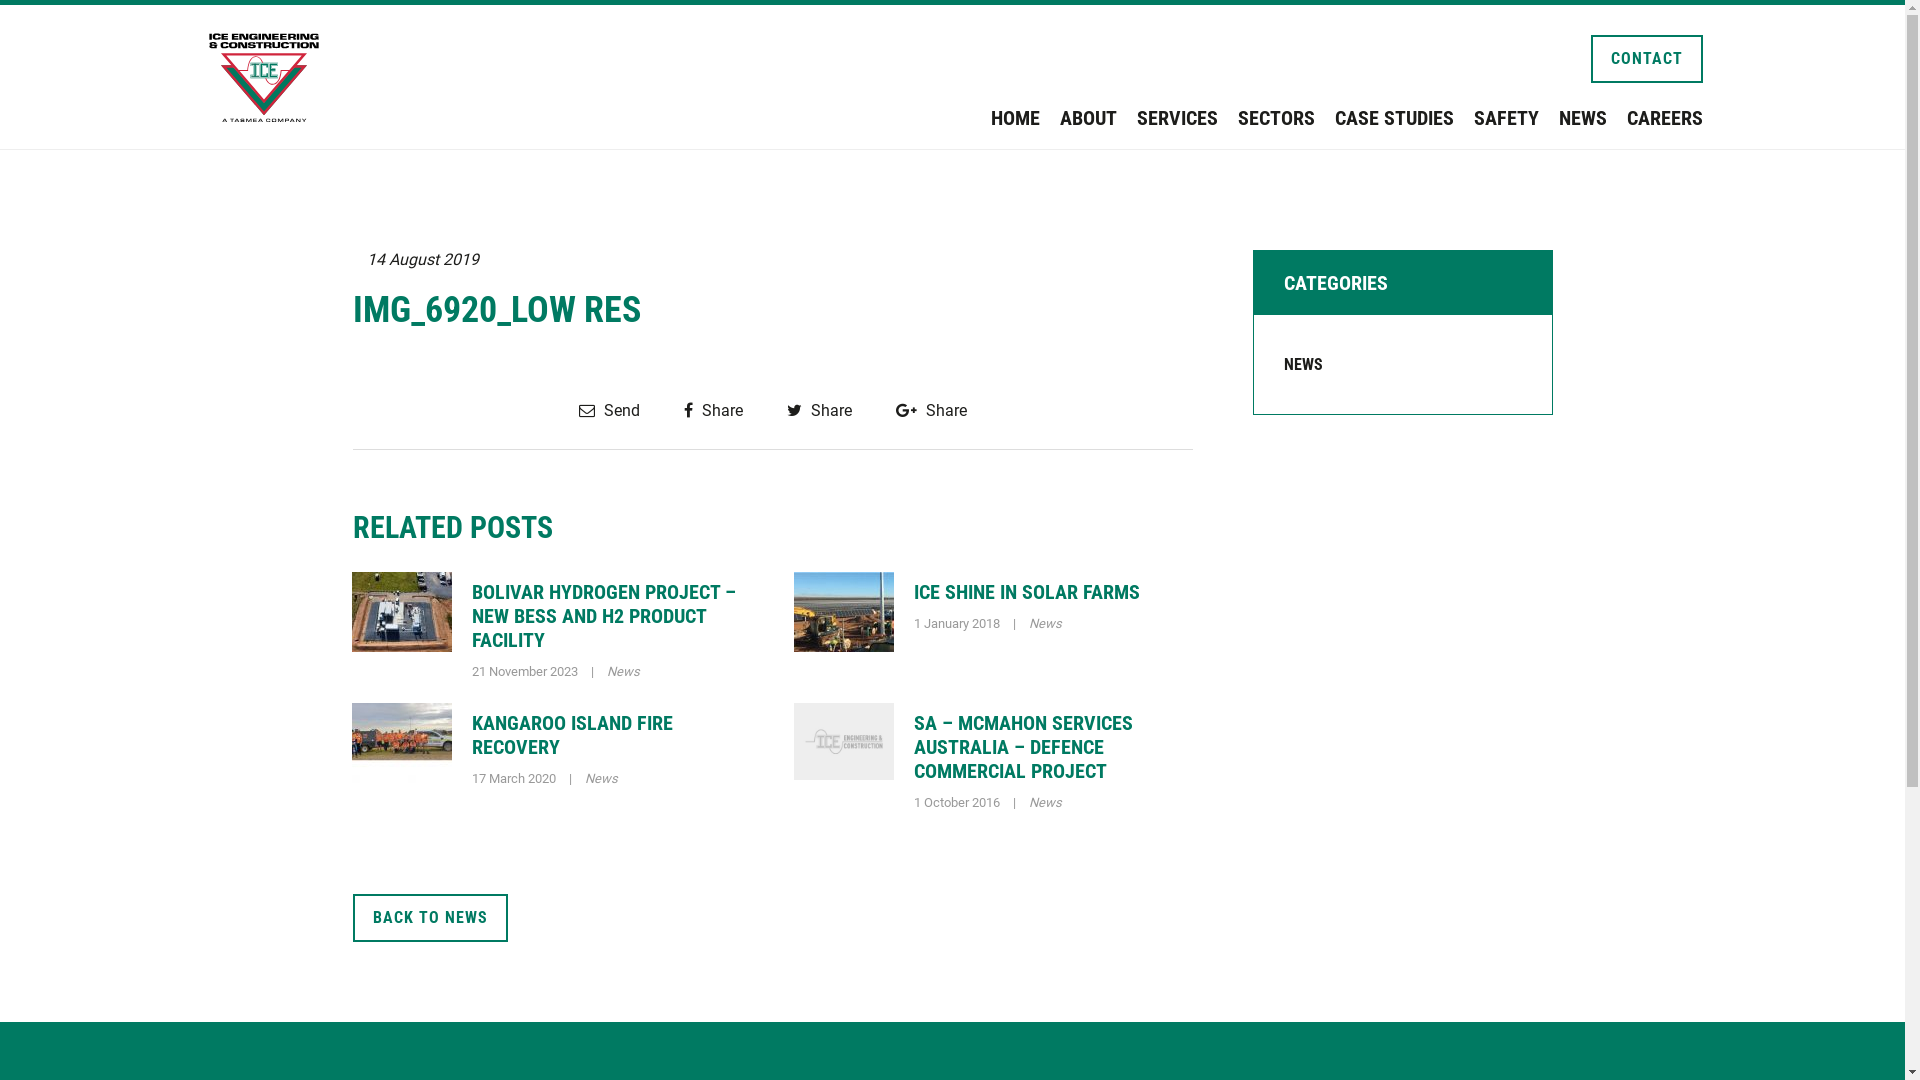 This screenshot has width=1920, height=1080. What do you see at coordinates (1392, 118) in the screenshot?
I see `'CASE STUDIES'` at bounding box center [1392, 118].